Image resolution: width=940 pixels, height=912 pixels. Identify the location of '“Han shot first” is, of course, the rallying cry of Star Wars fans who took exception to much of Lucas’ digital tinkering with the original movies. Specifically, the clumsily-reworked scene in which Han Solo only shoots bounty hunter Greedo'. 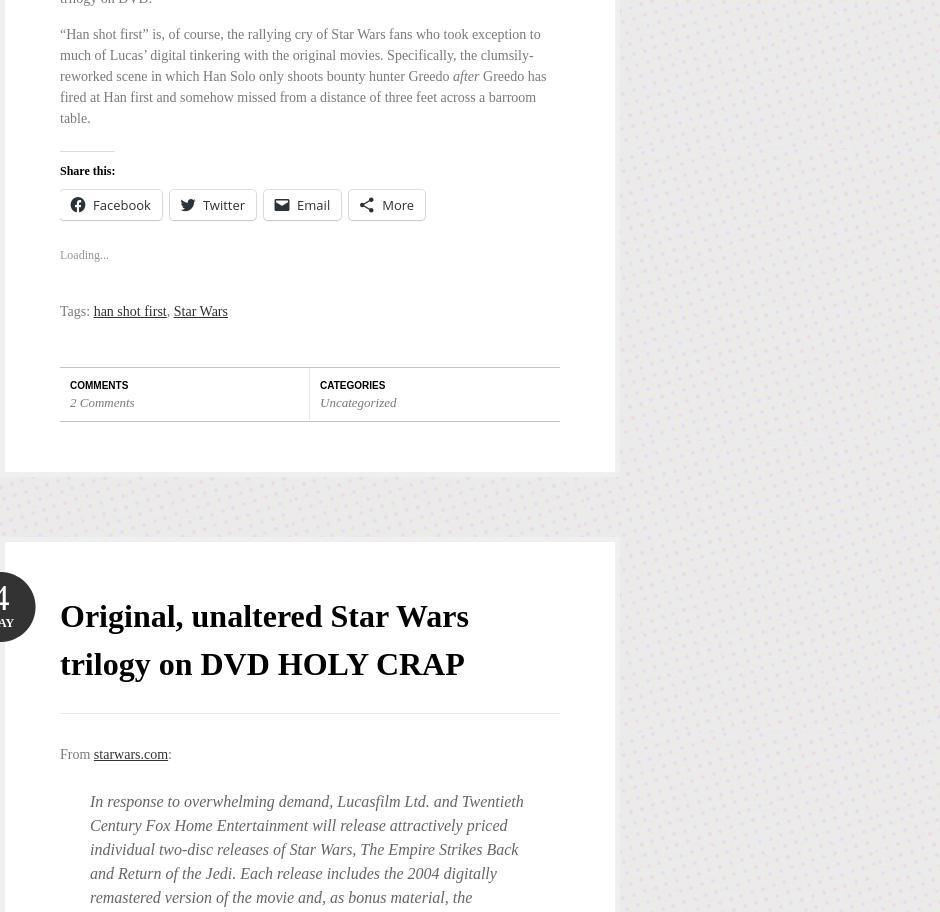
(298, 53).